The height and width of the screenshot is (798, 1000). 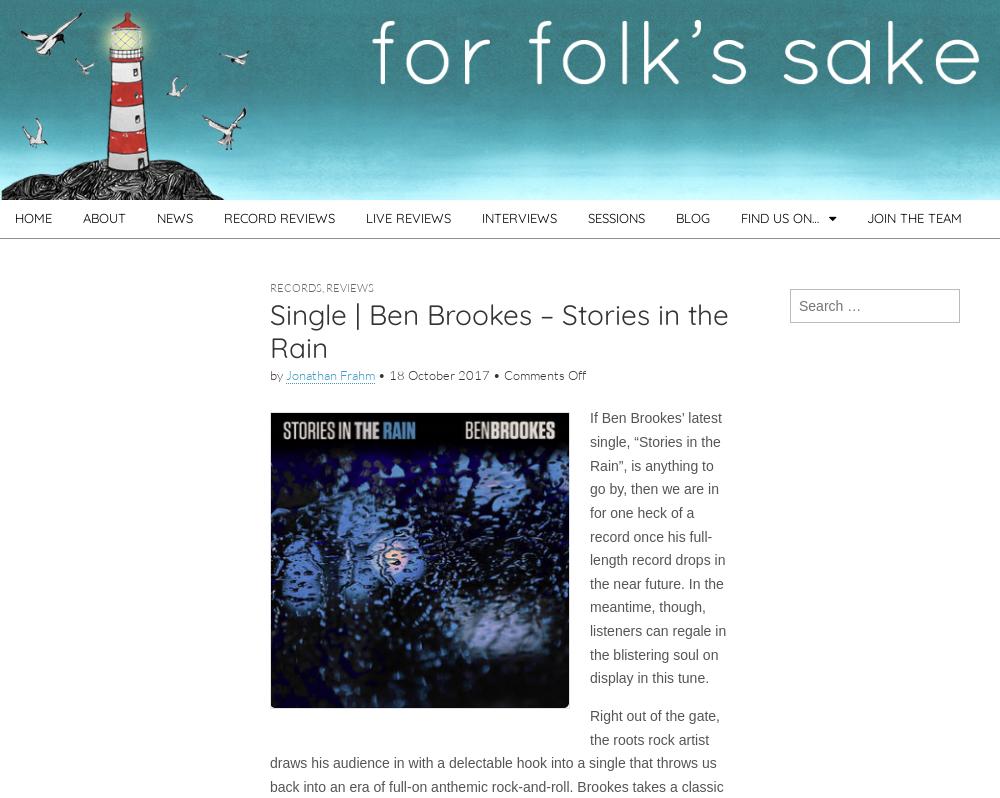 What do you see at coordinates (270, 285) in the screenshot?
I see `'Records'` at bounding box center [270, 285].